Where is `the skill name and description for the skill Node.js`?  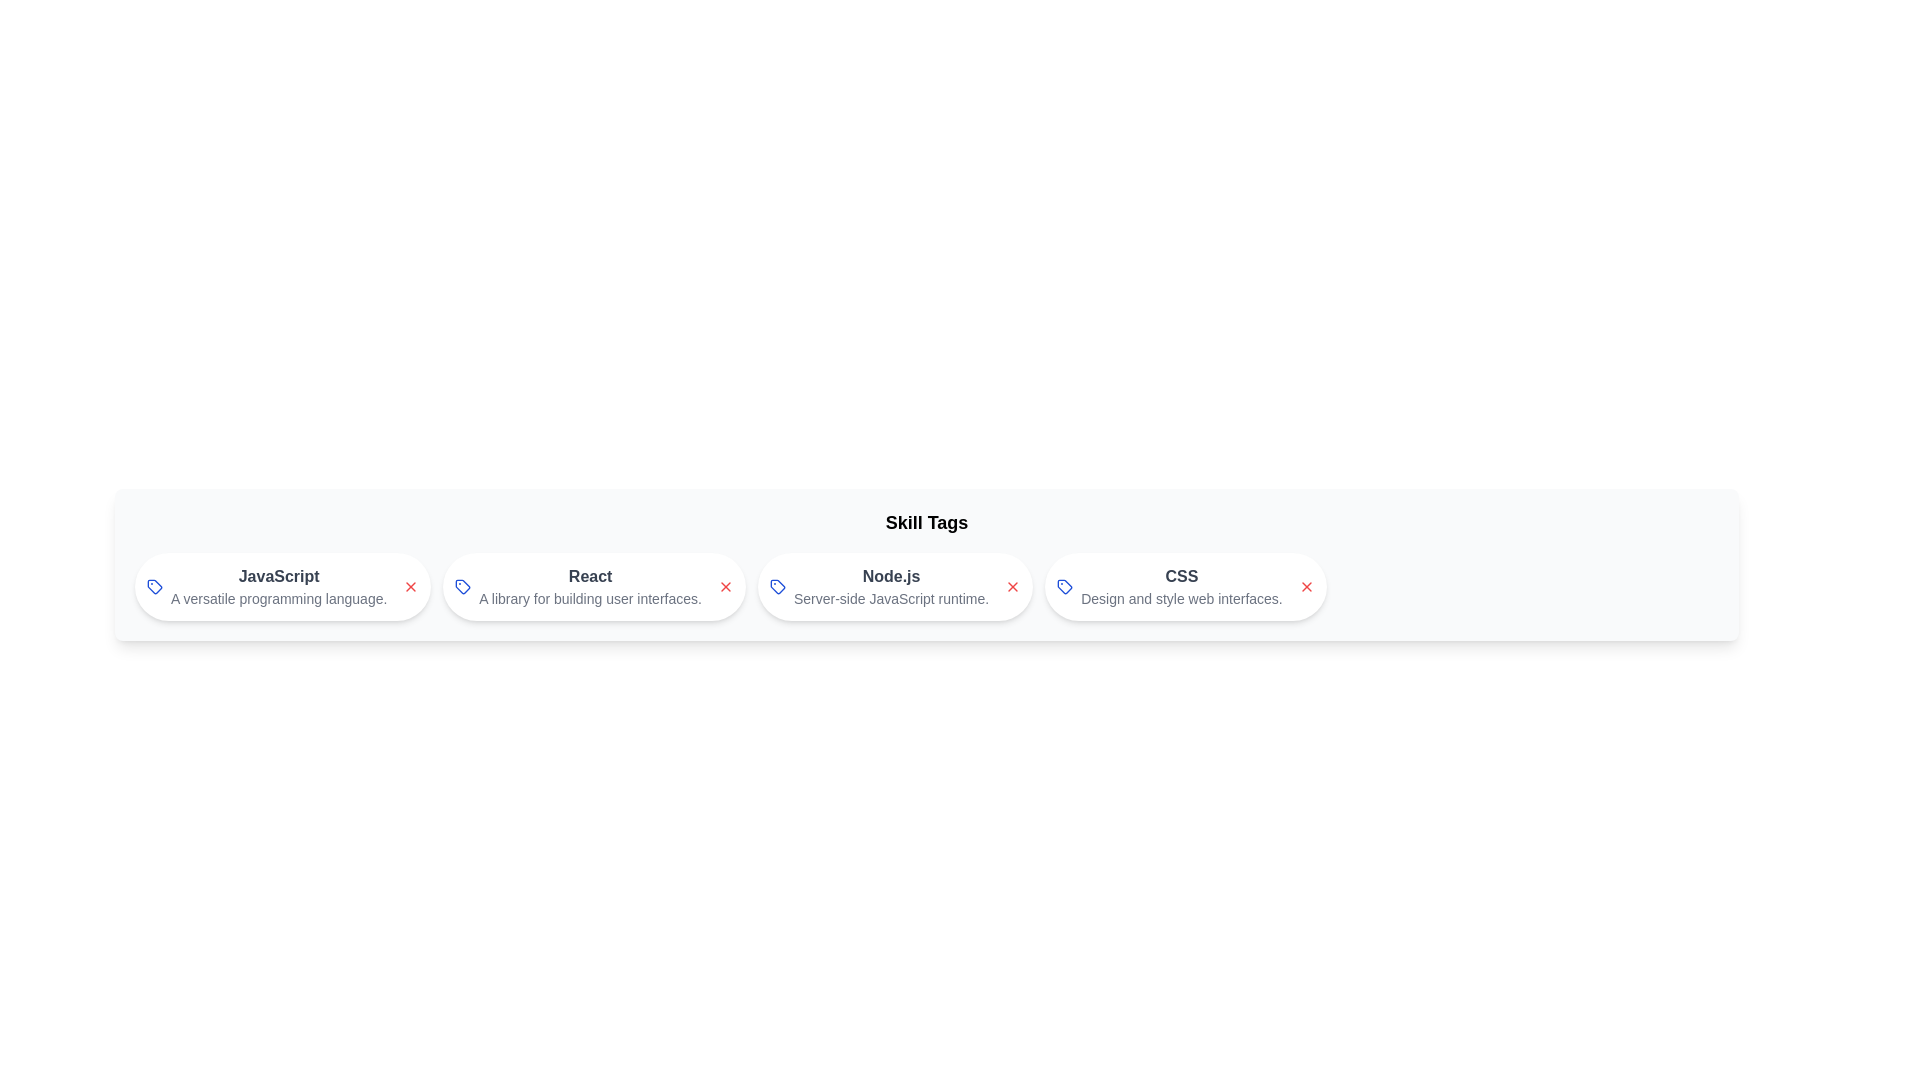
the skill name and description for the skill Node.js is located at coordinates (890, 577).